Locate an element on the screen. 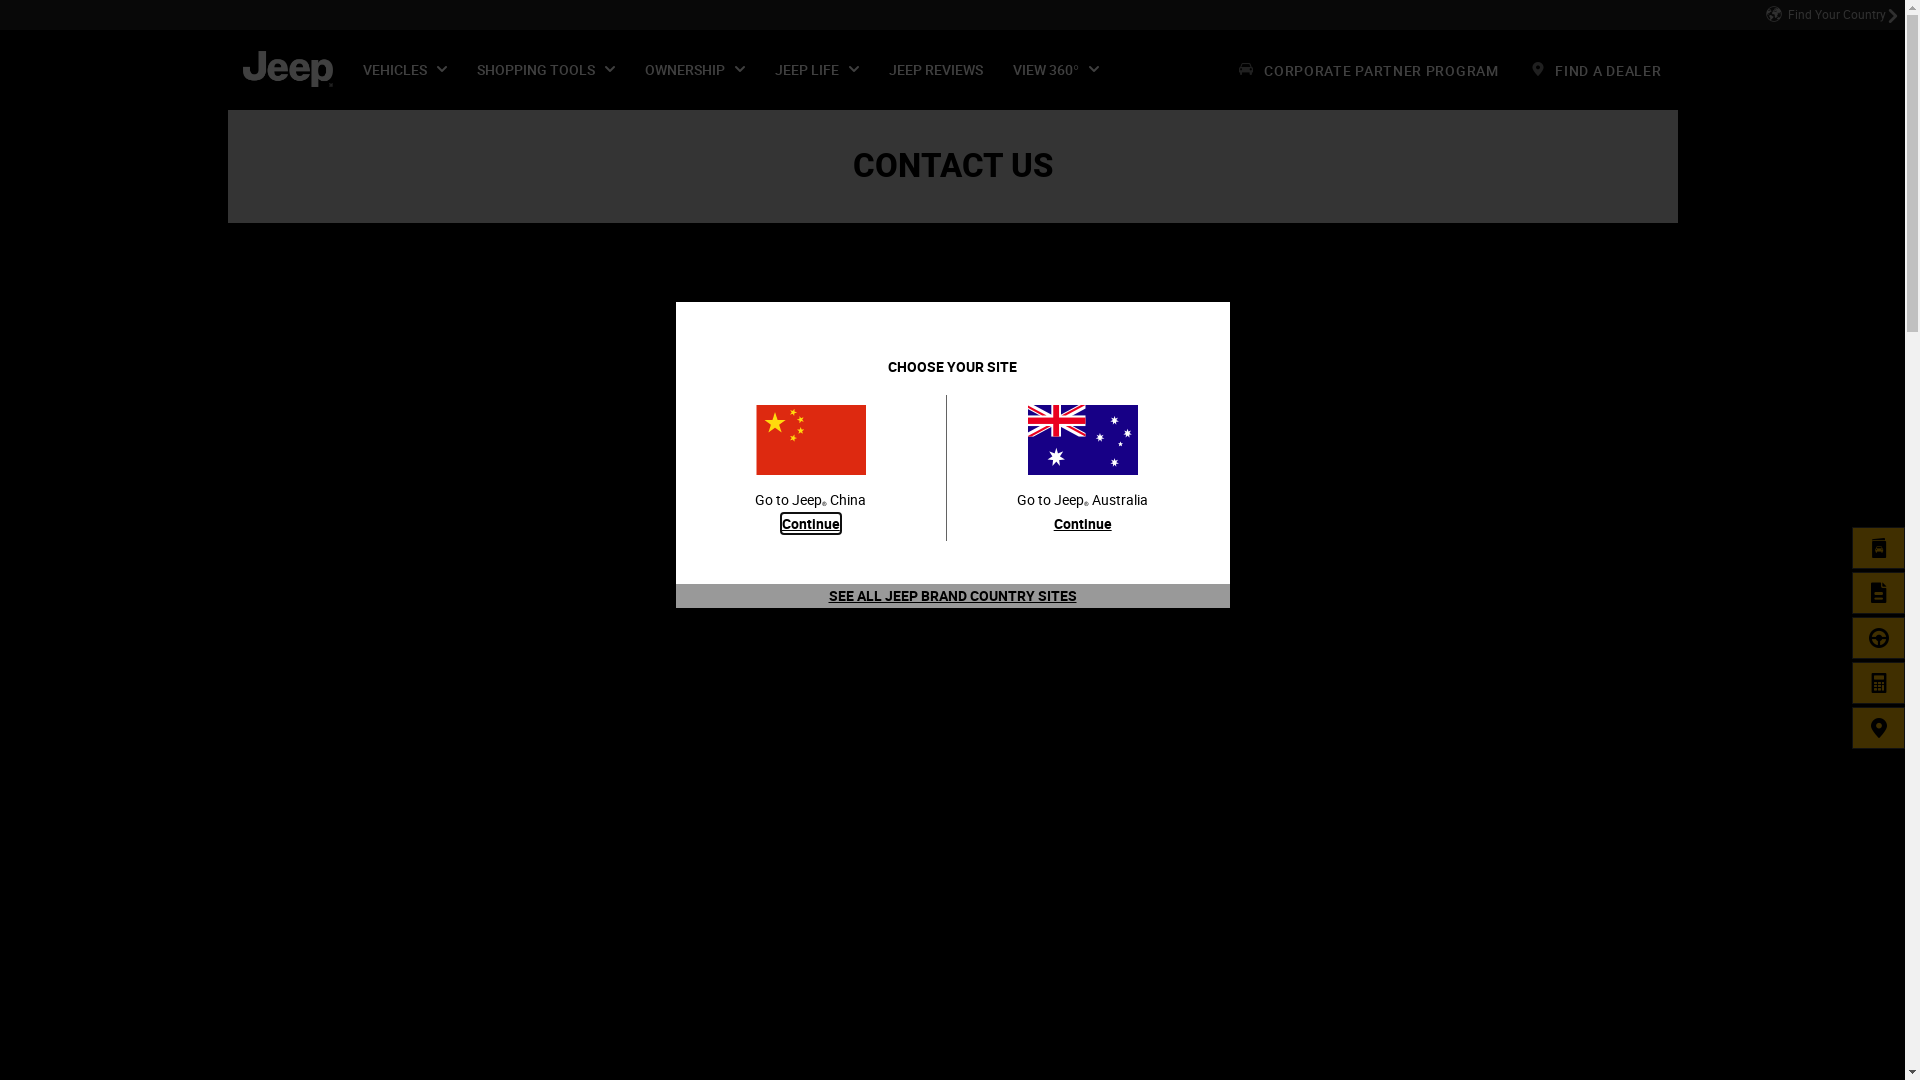 The image size is (1920, 1080). 'PRICING' is located at coordinates (1877, 681).